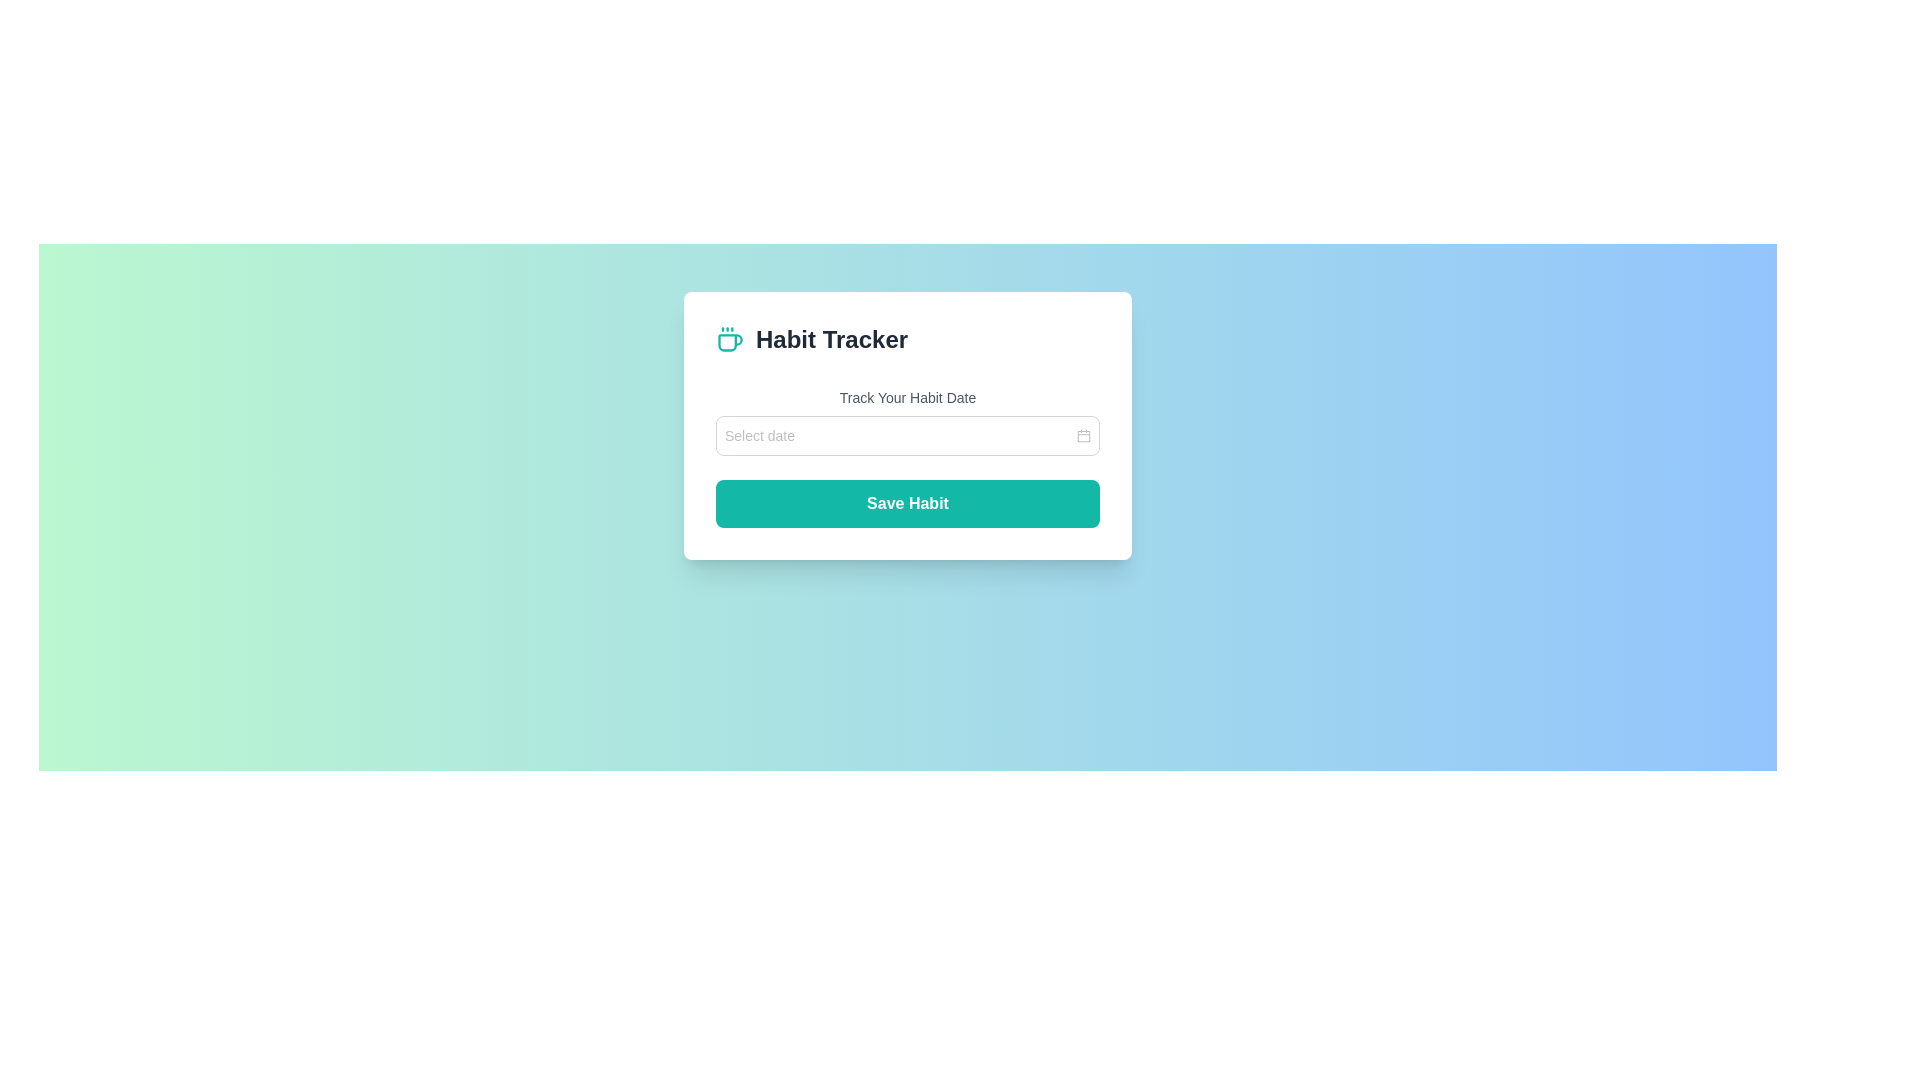  I want to click on the Date Picker Input located below 'Track Your Habit Date' in the 'Habit Tracker' card, so click(906, 434).